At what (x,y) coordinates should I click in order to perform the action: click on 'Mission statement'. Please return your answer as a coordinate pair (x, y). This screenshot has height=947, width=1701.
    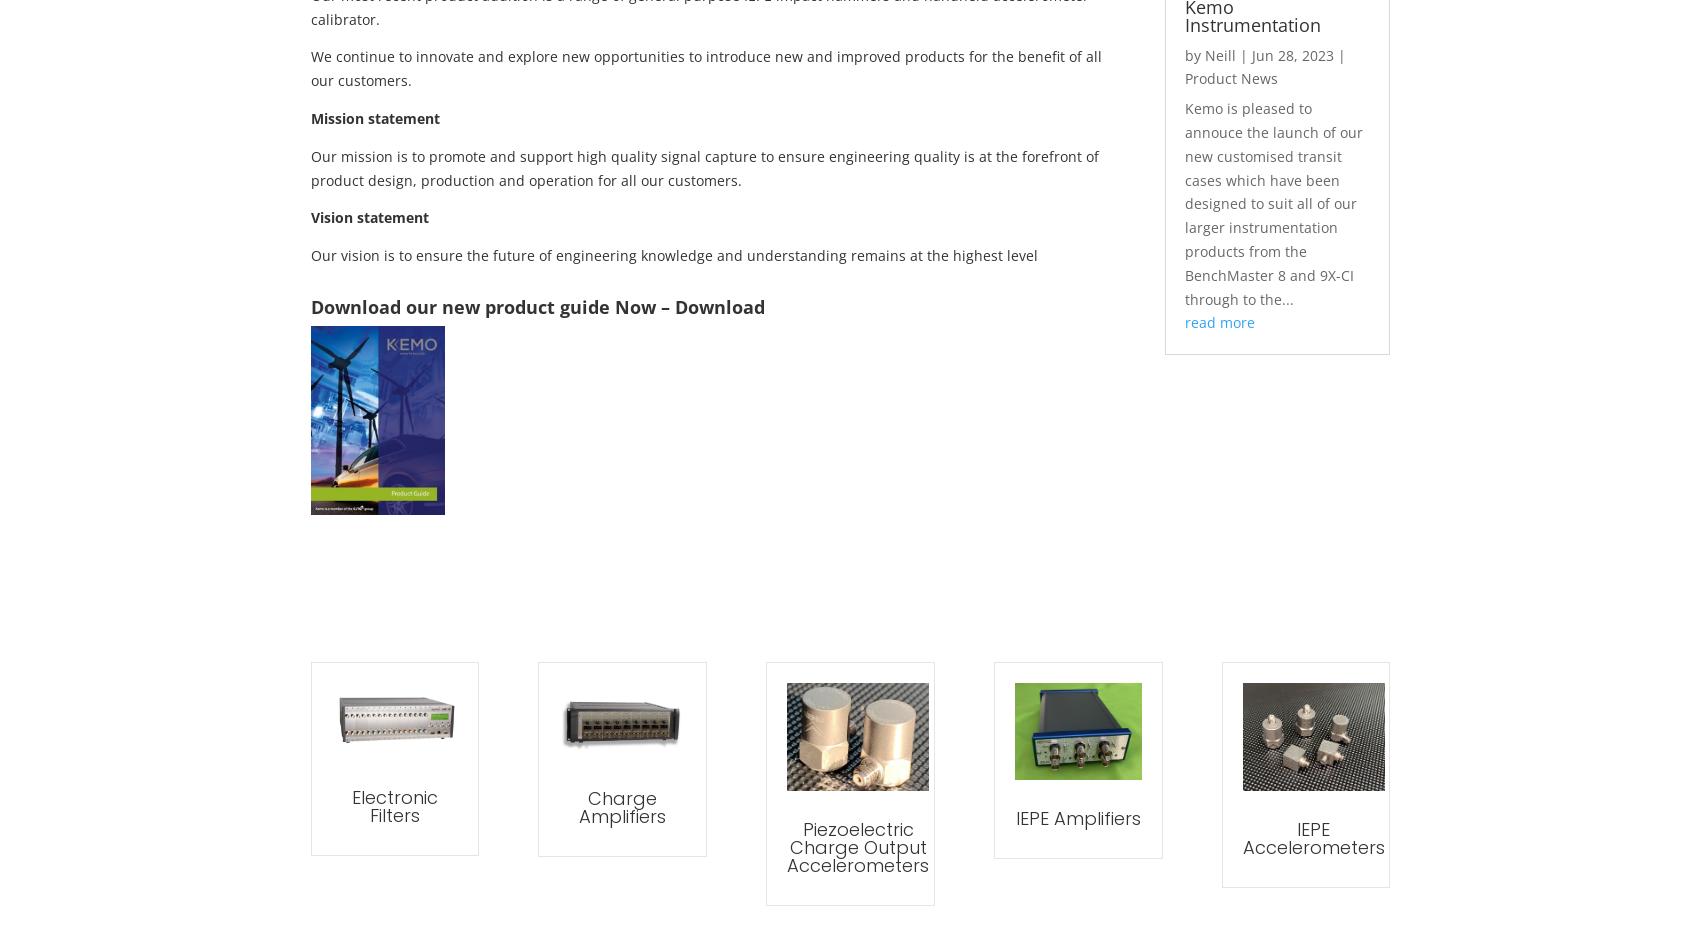
    Looking at the image, I should click on (373, 116).